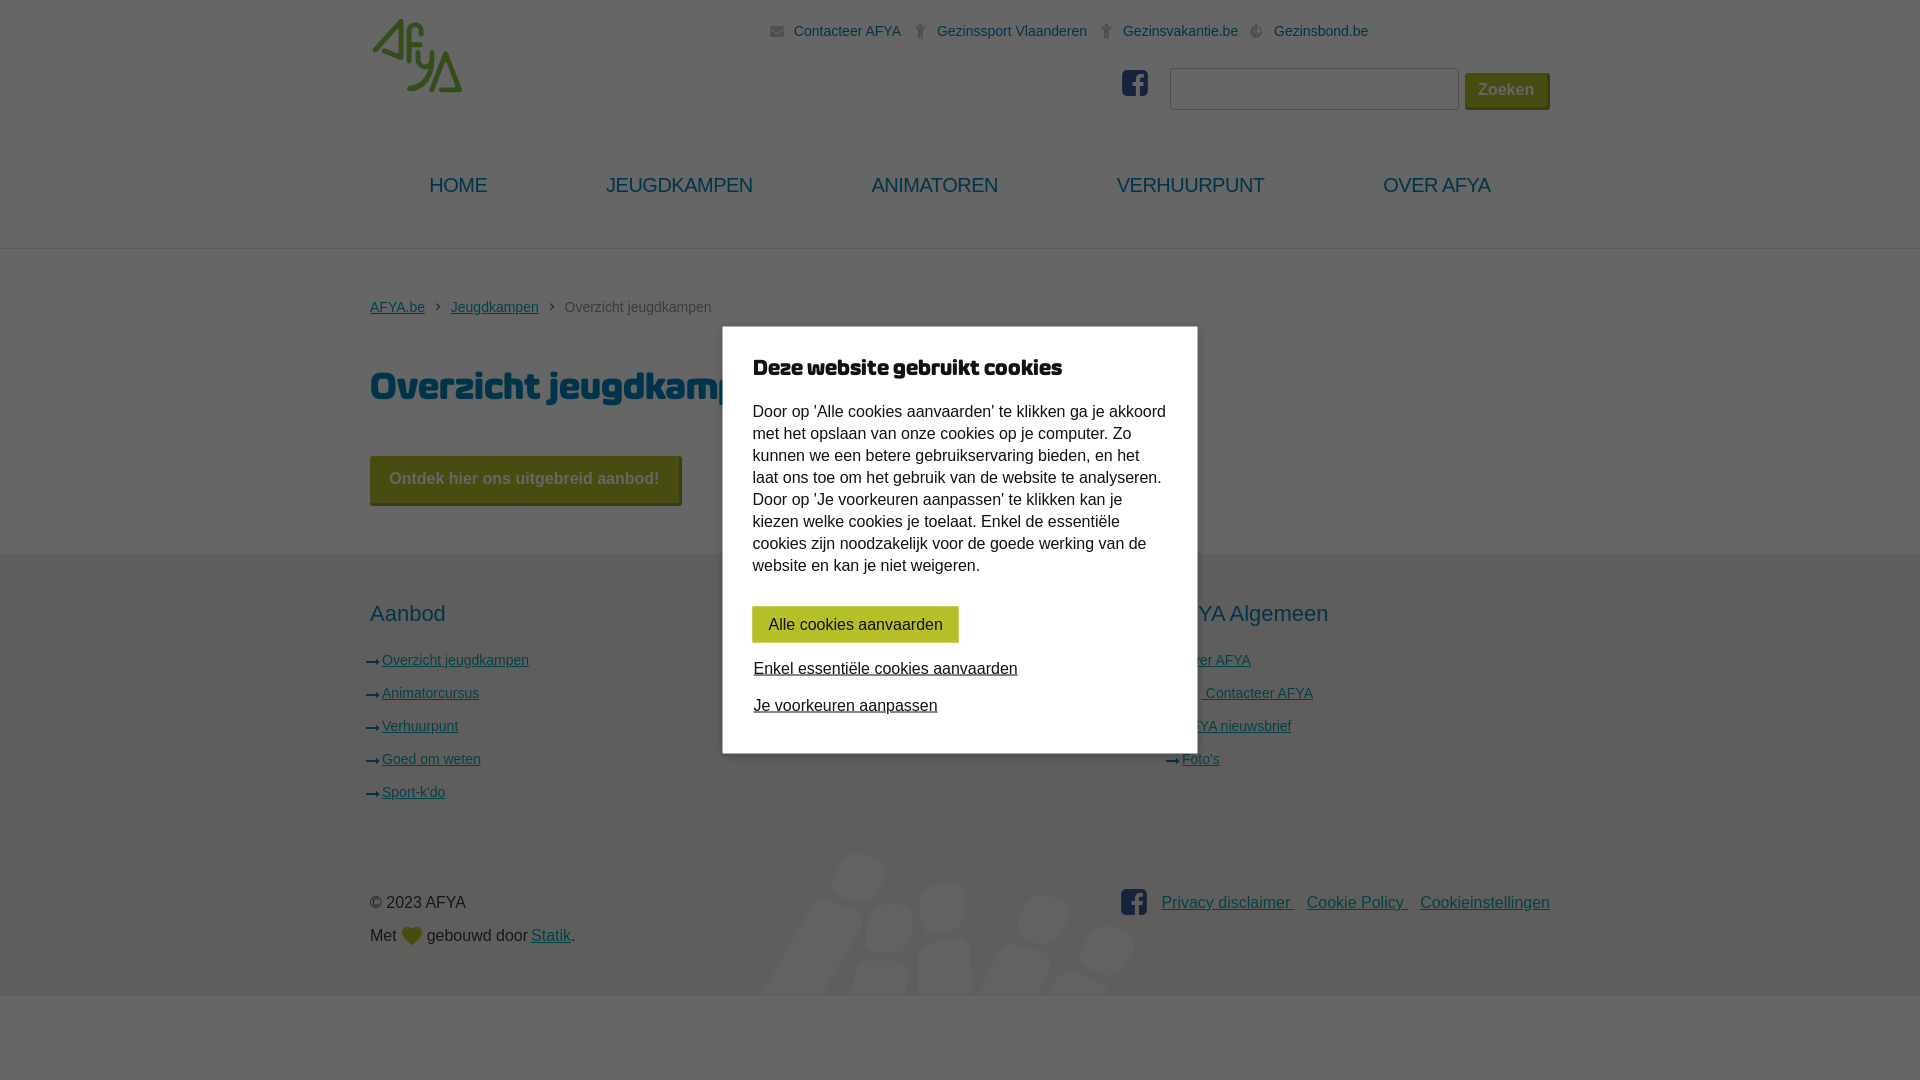  I want to click on 'Je voorkeuren aanpassen', so click(751, 704).